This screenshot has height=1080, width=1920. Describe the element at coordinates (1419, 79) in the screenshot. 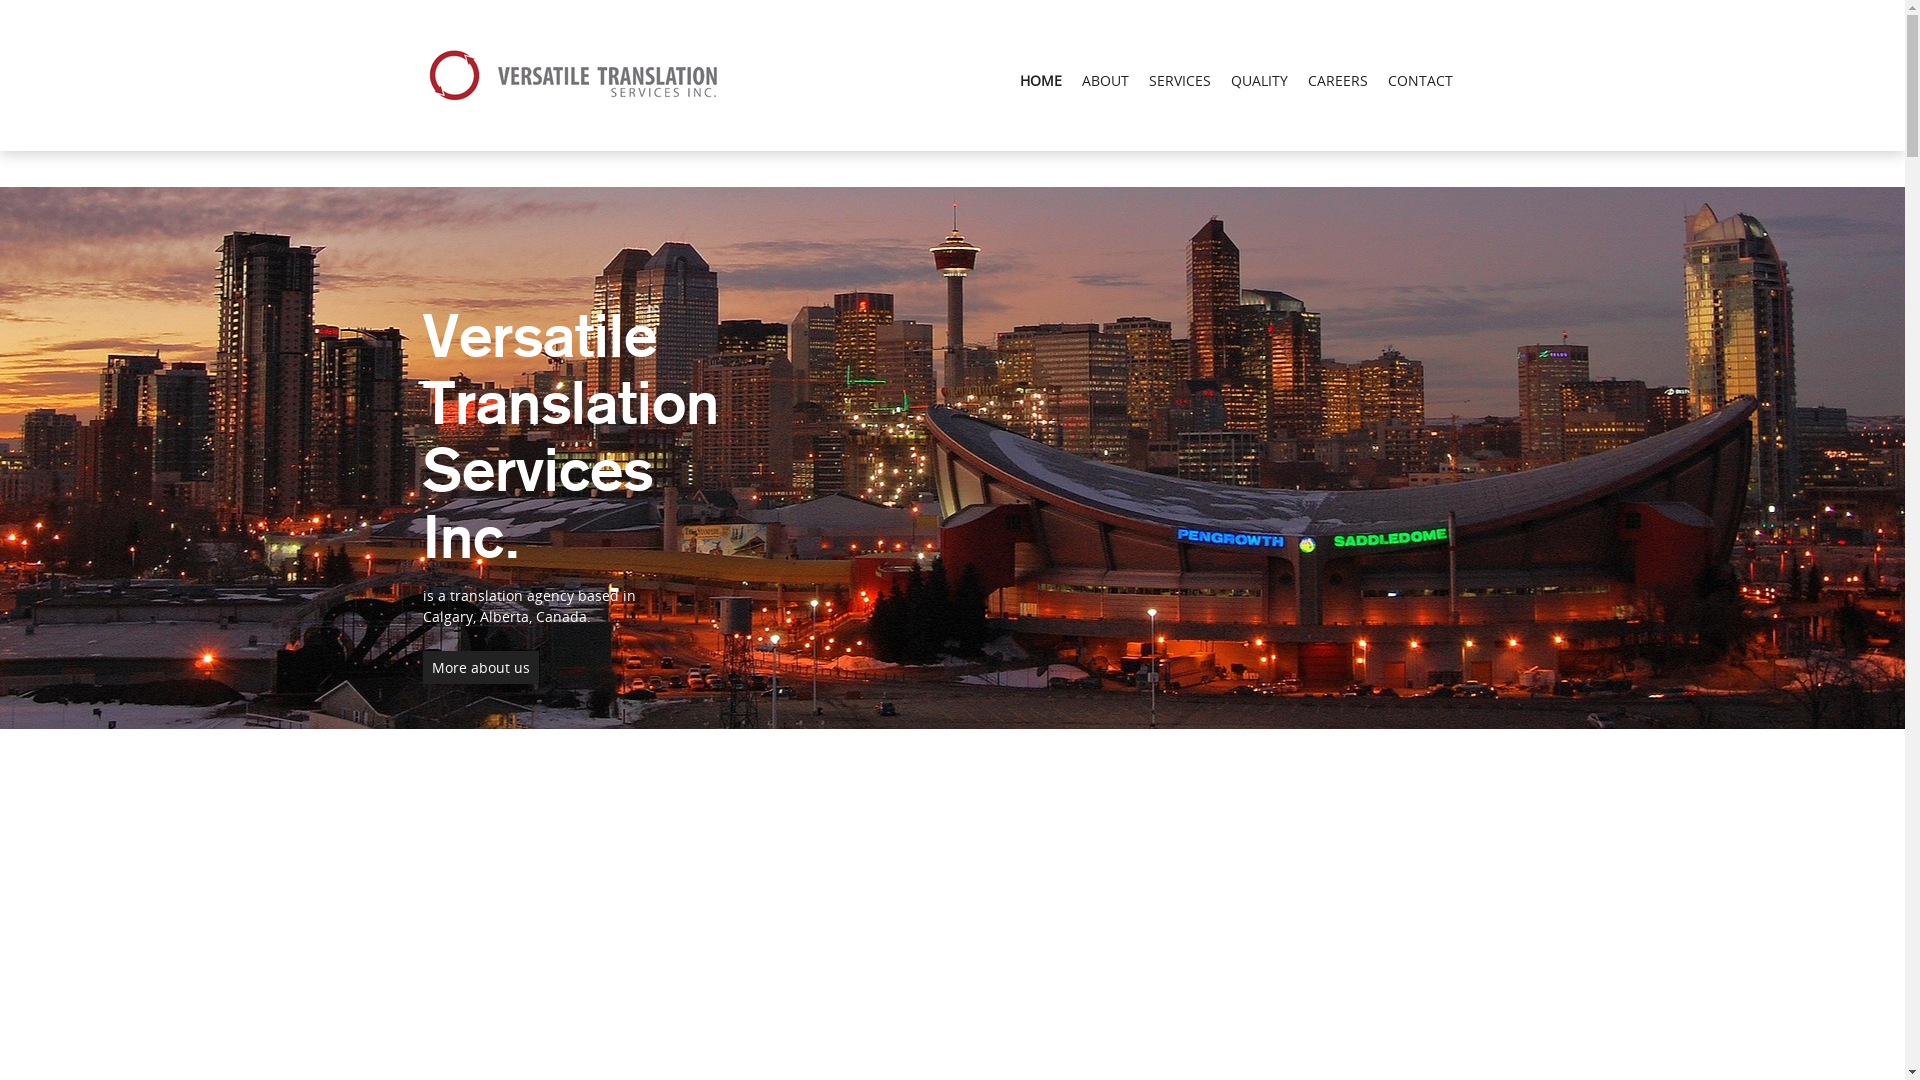

I see `'CONTACT'` at that location.